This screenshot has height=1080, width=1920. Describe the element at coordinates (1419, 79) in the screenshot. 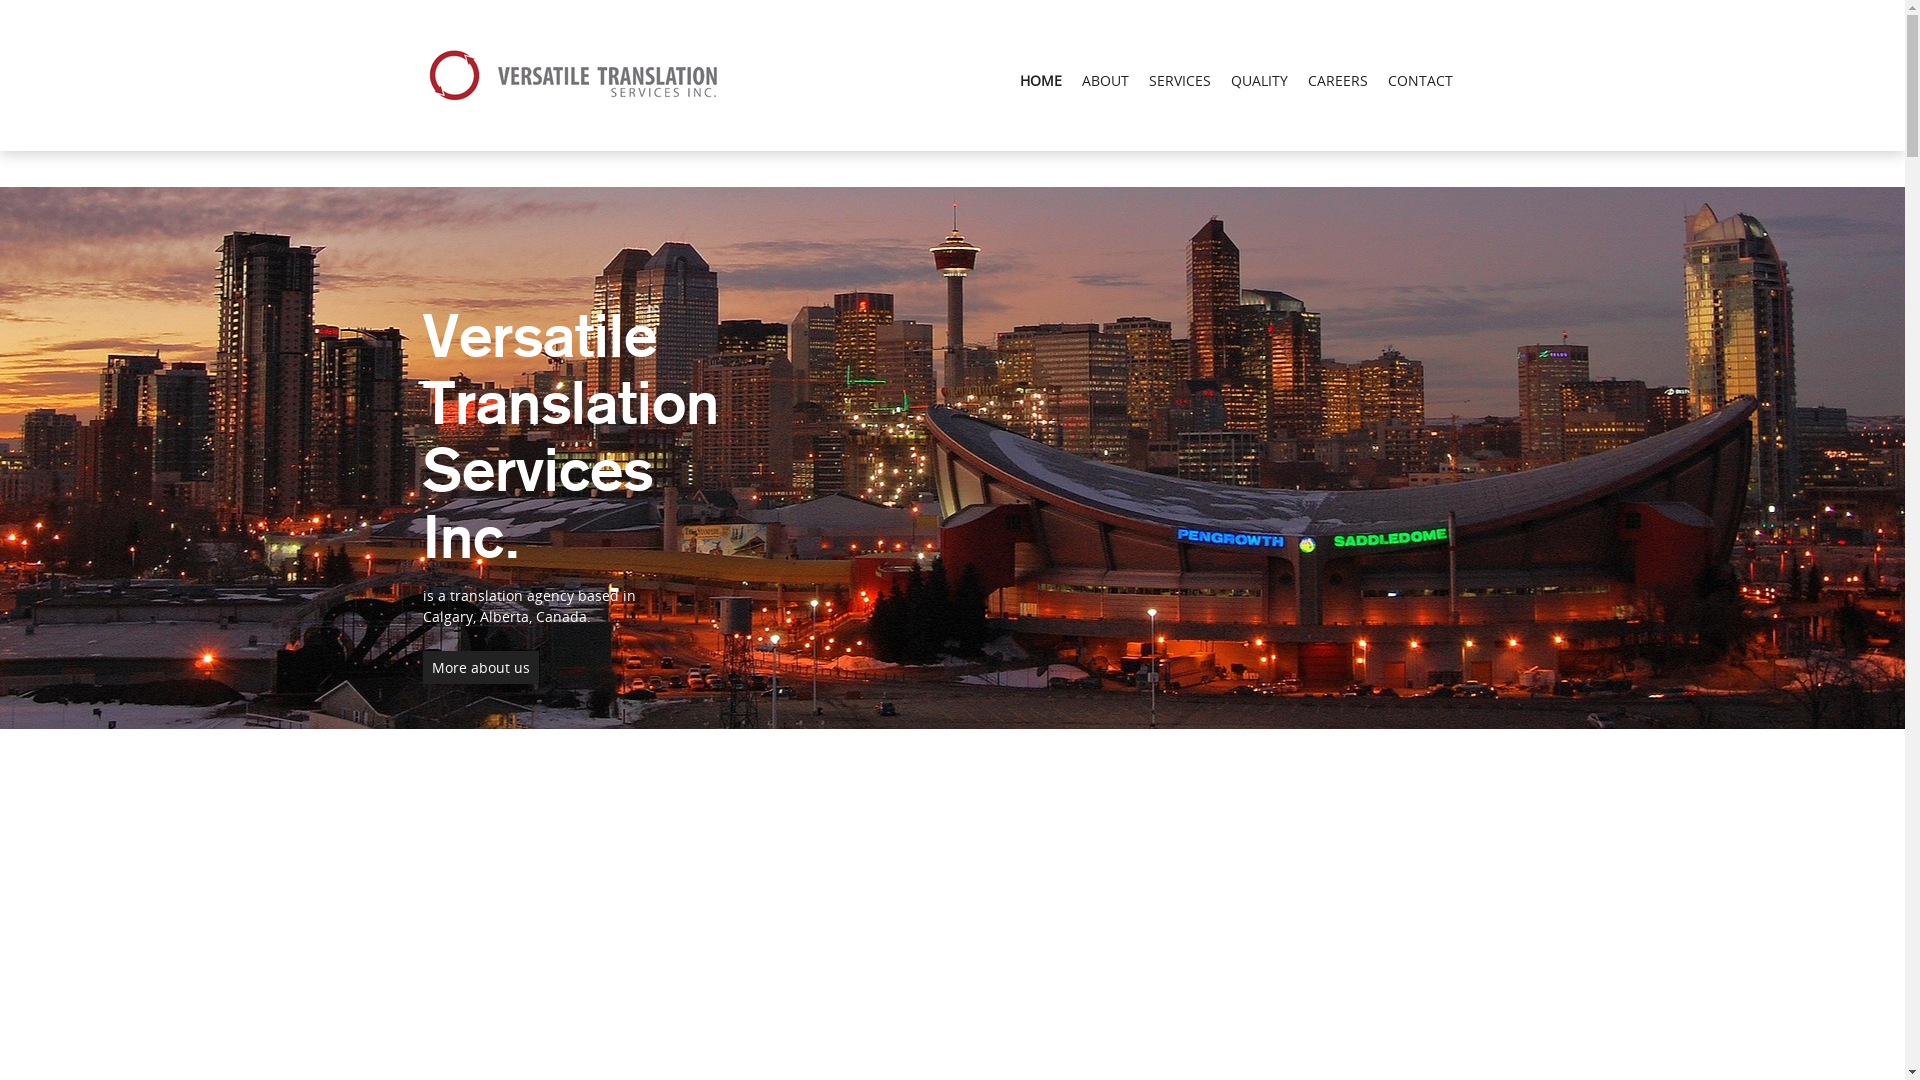

I see `'CONTACT'` at that location.